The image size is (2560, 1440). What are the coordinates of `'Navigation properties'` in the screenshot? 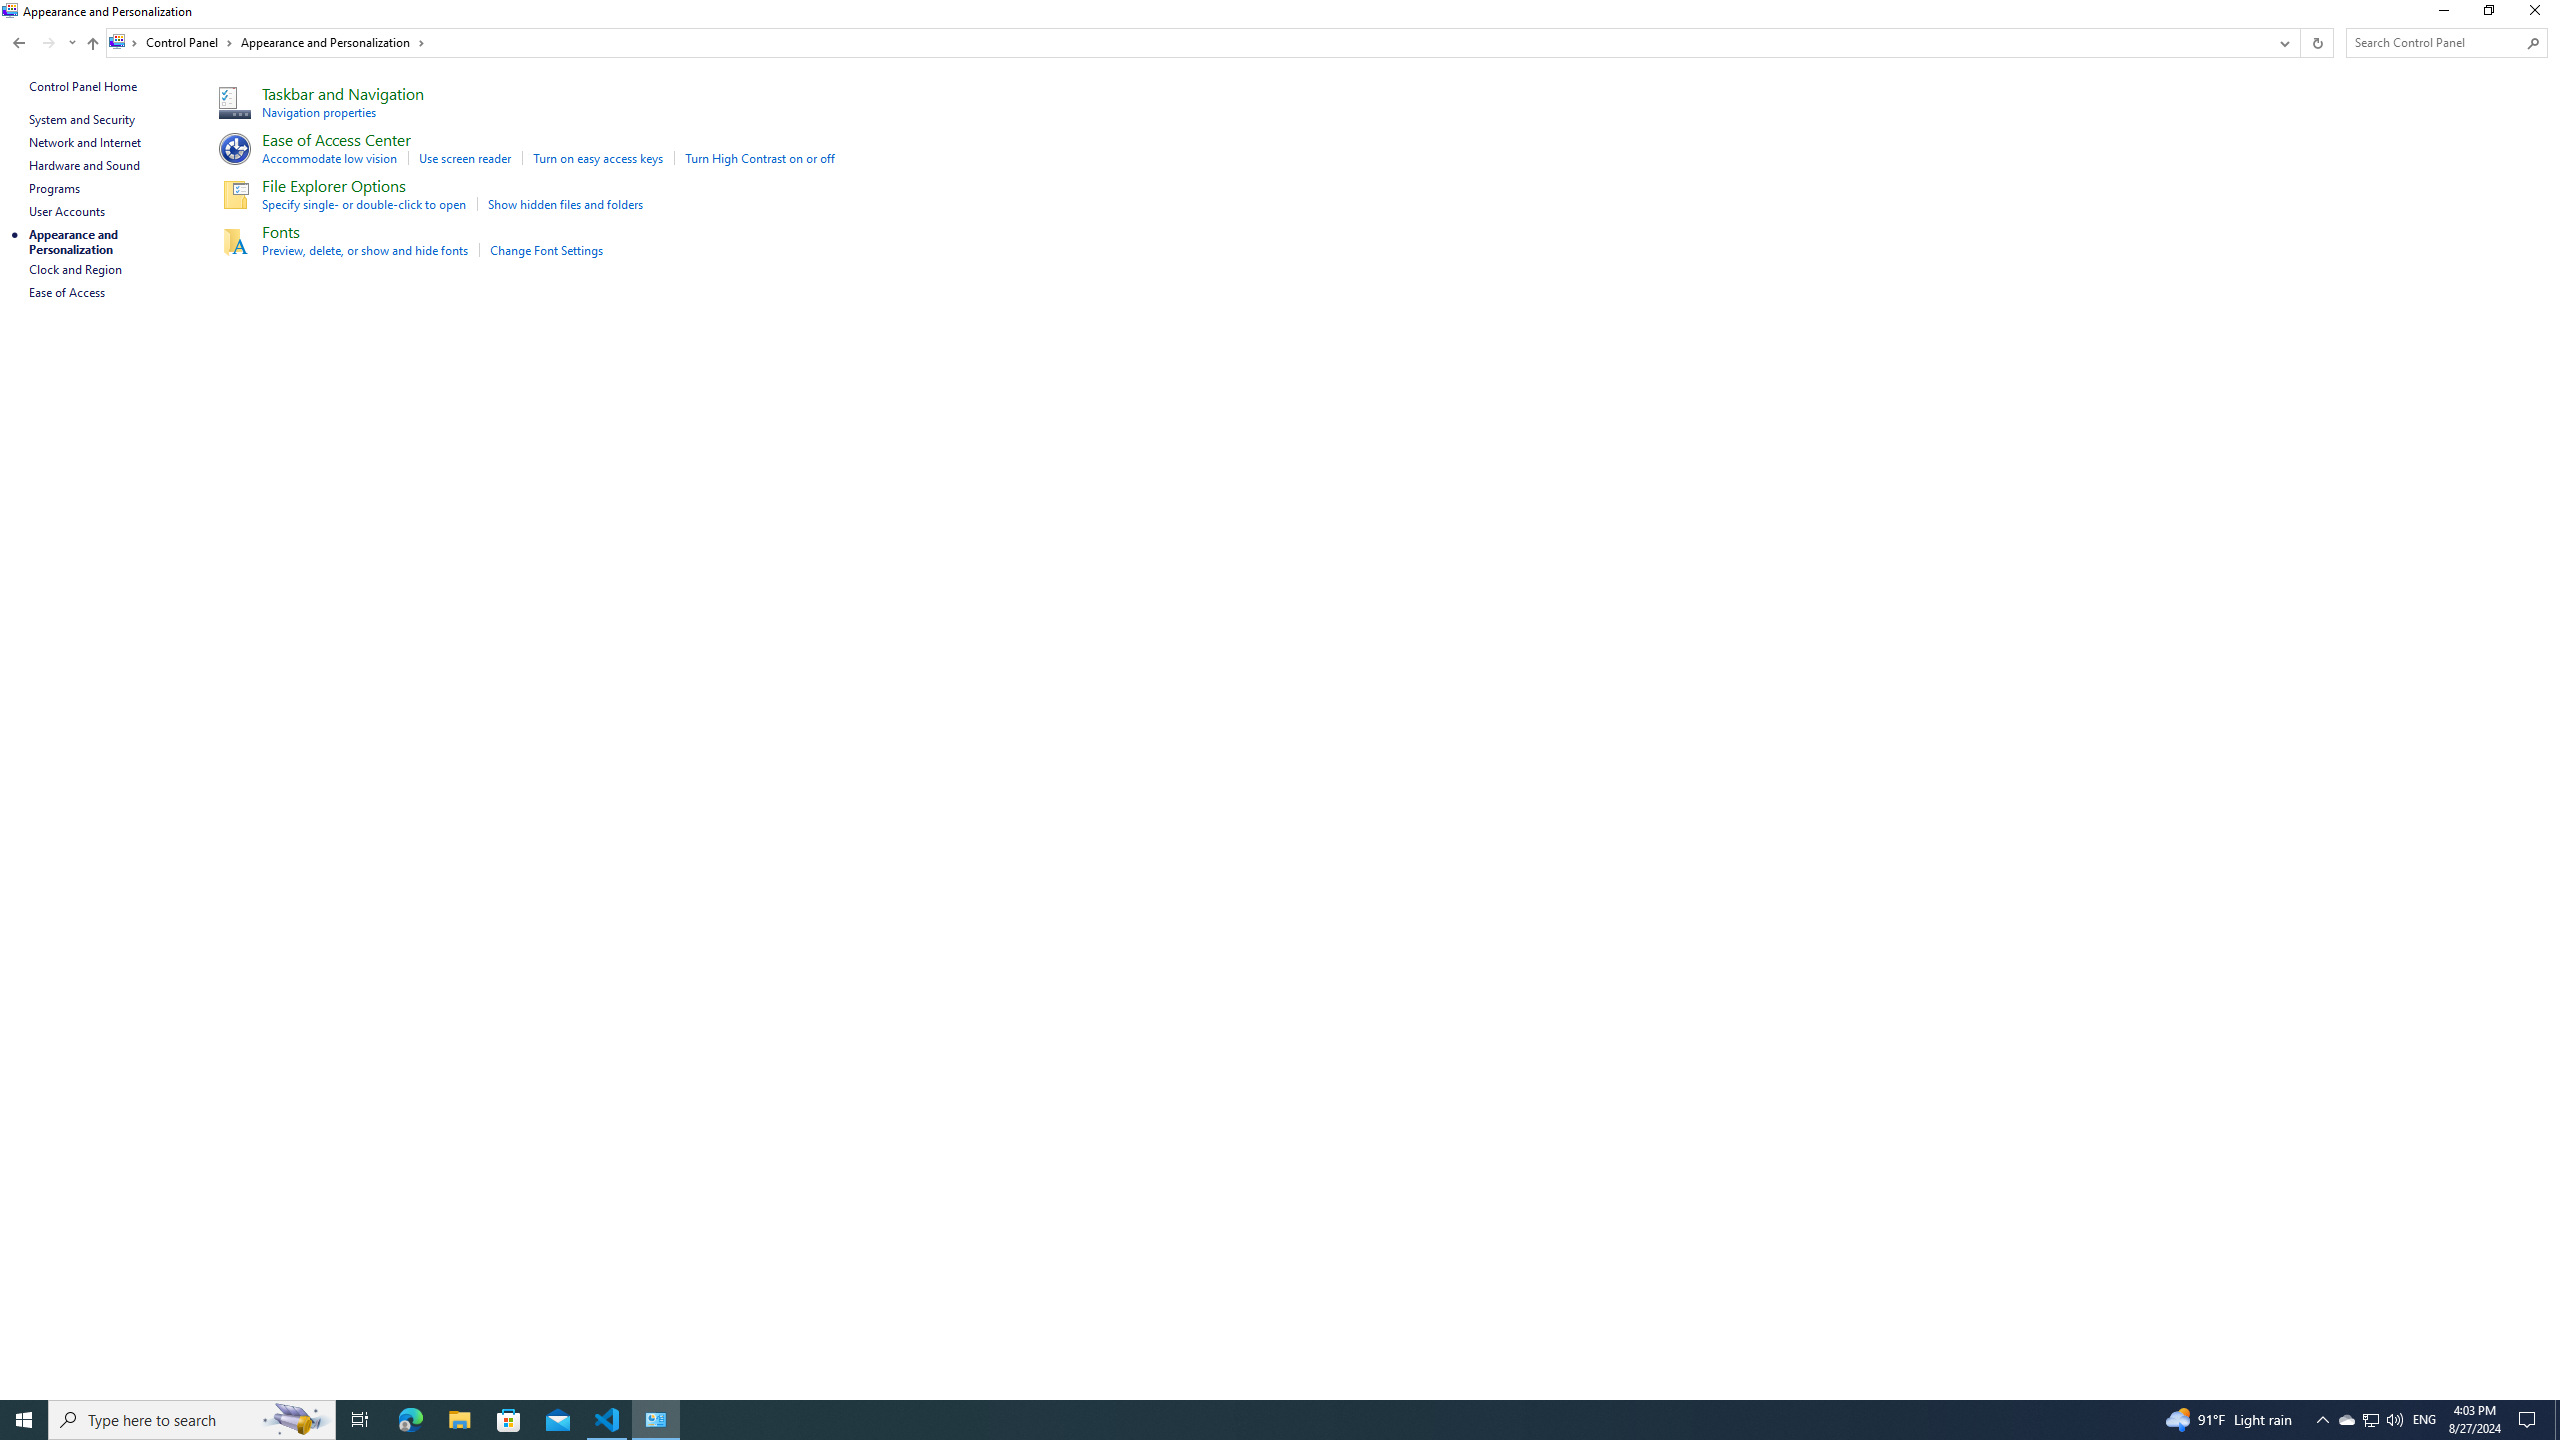 It's located at (319, 111).